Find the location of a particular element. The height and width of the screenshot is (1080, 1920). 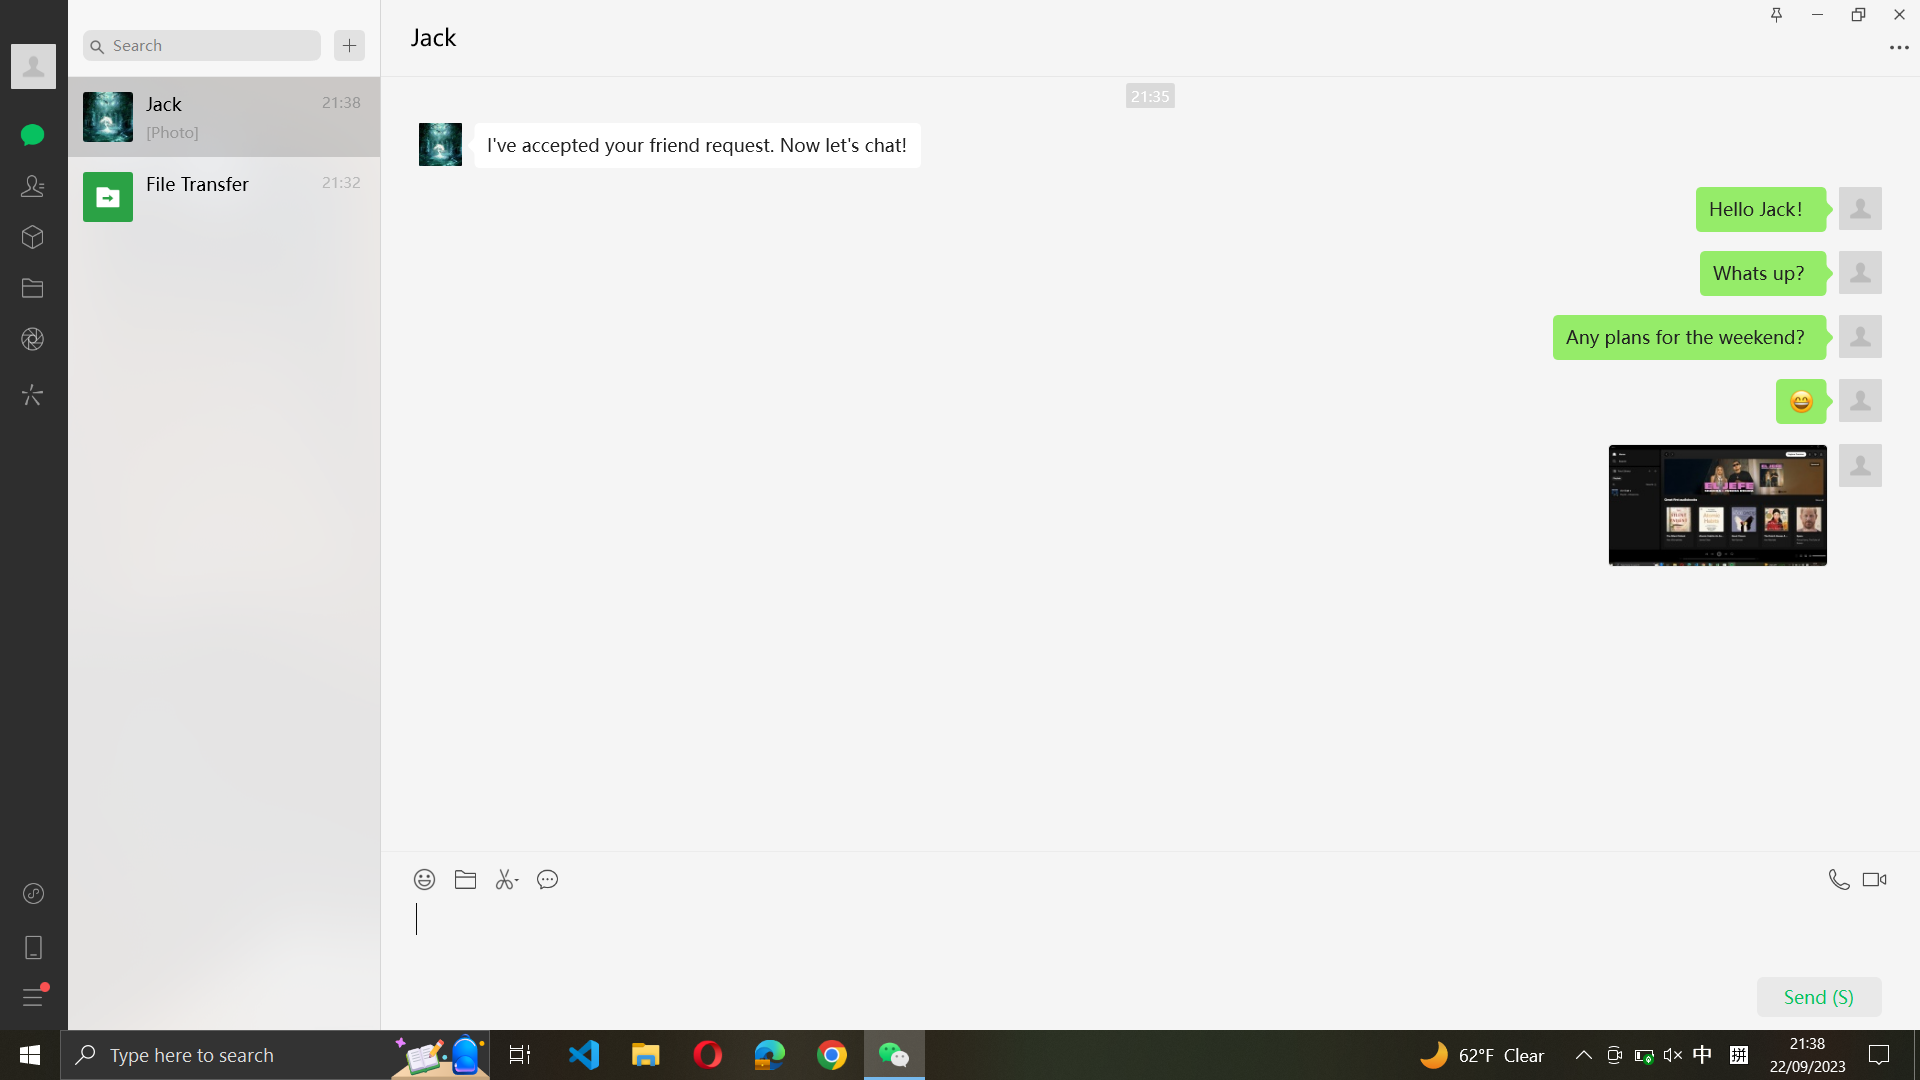

Voice Call Jack is located at coordinates (1836, 874).